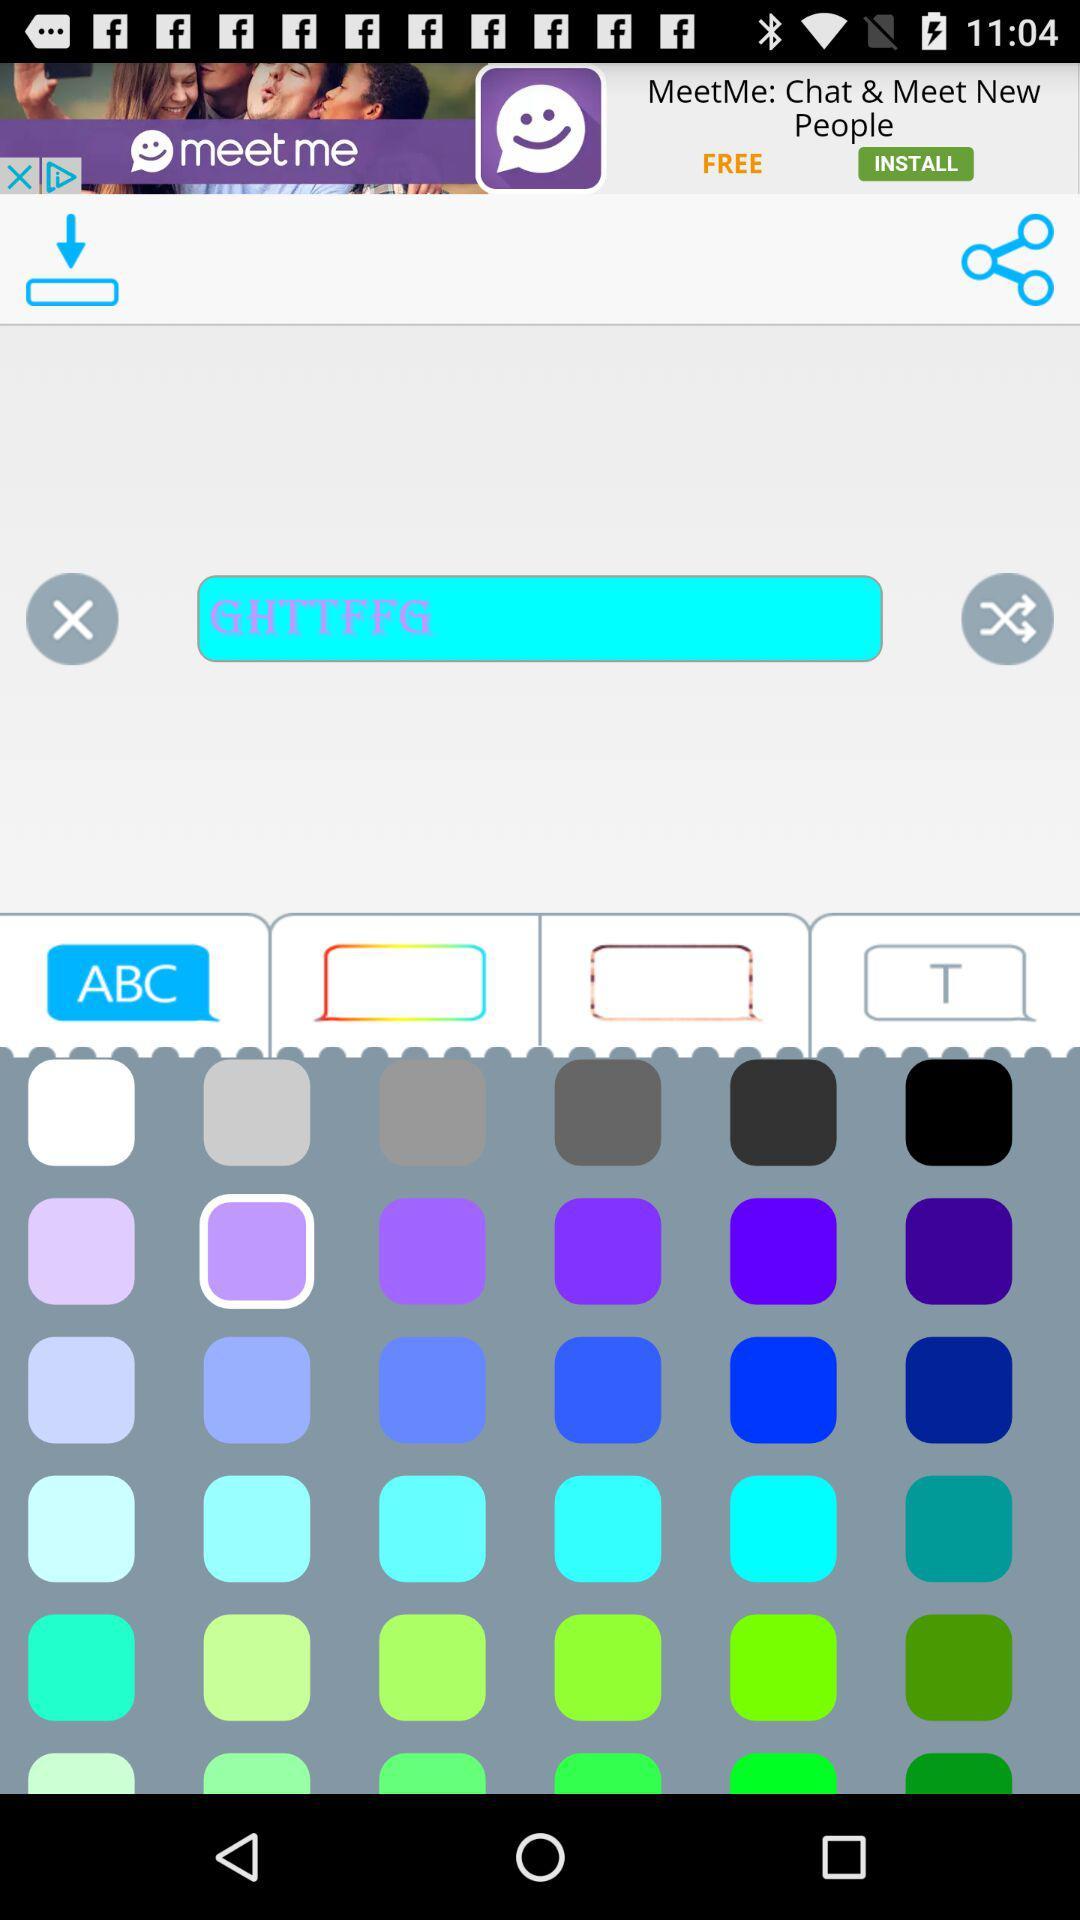 The image size is (1080, 1920). I want to click on the close icon, so click(1007, 662).